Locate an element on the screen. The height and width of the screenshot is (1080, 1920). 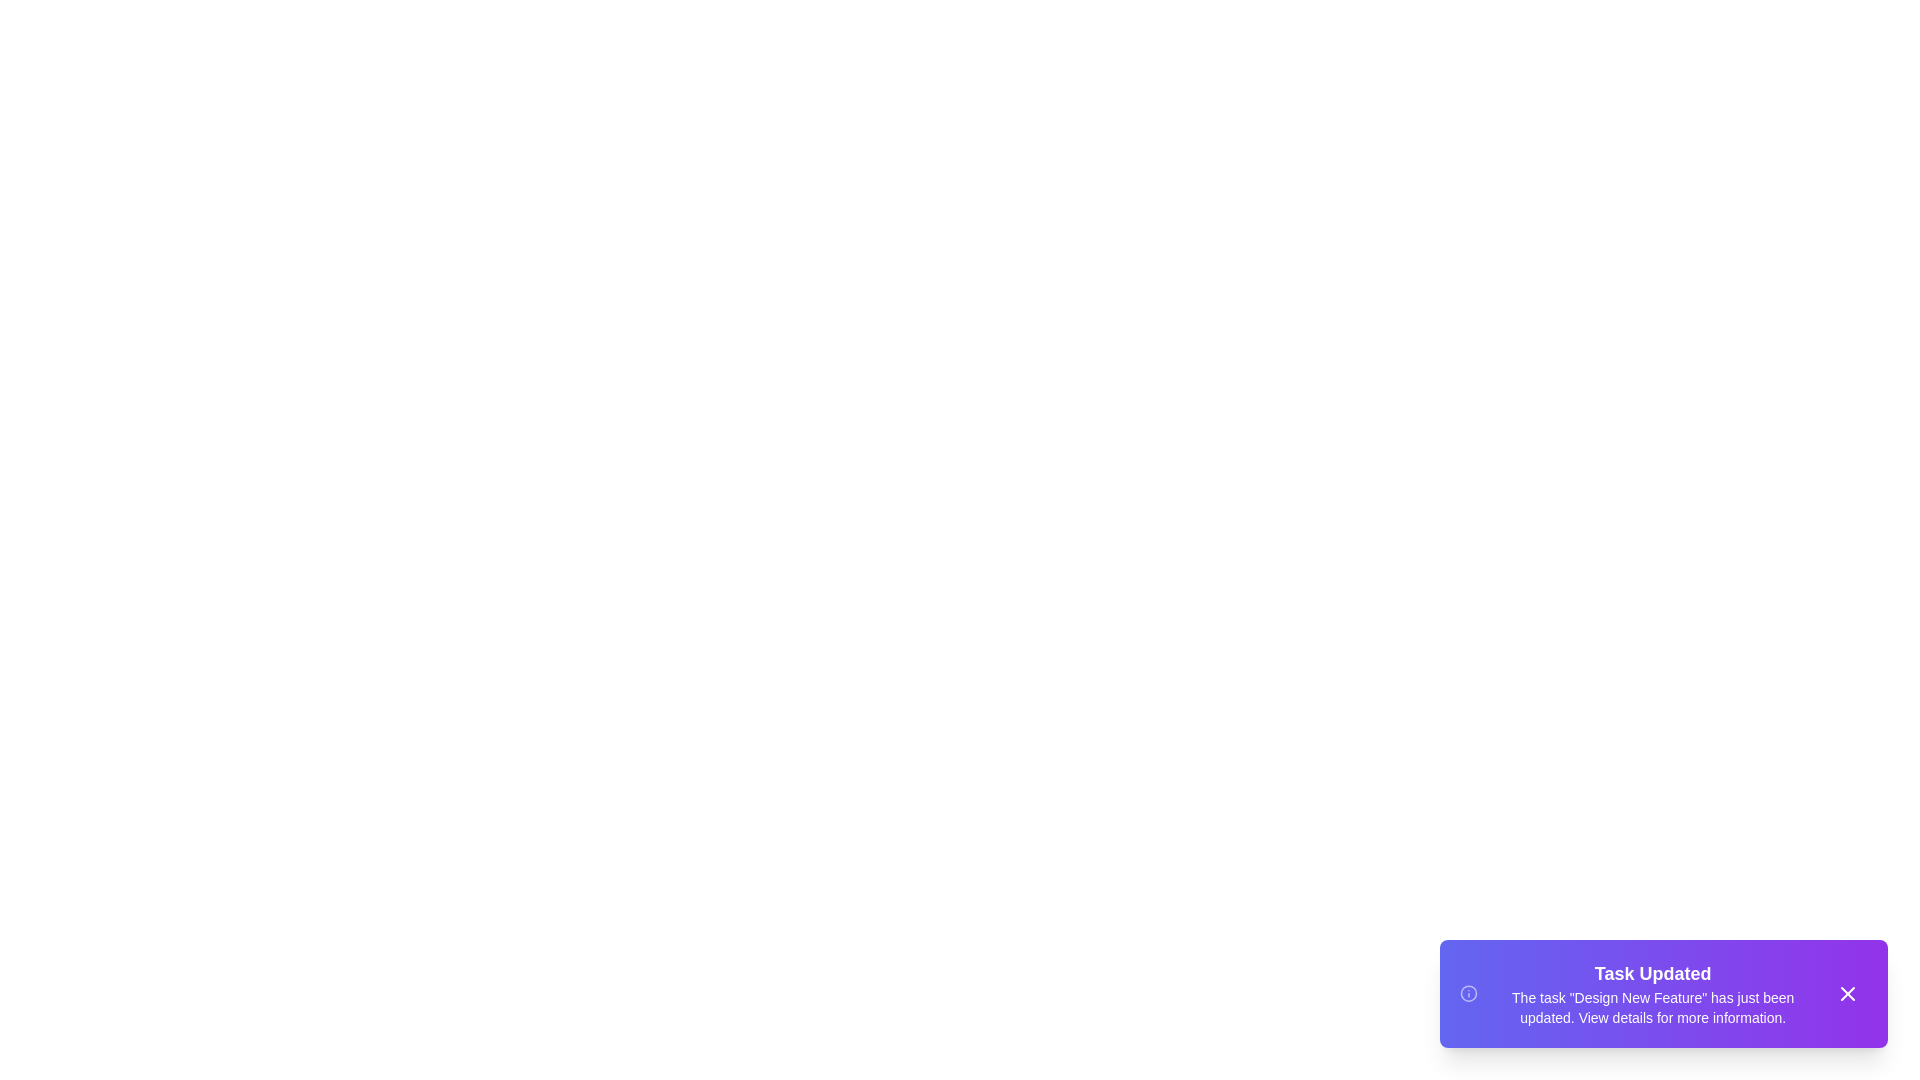
the informational icon to trigger its action is located at coordinates (1468, 994).